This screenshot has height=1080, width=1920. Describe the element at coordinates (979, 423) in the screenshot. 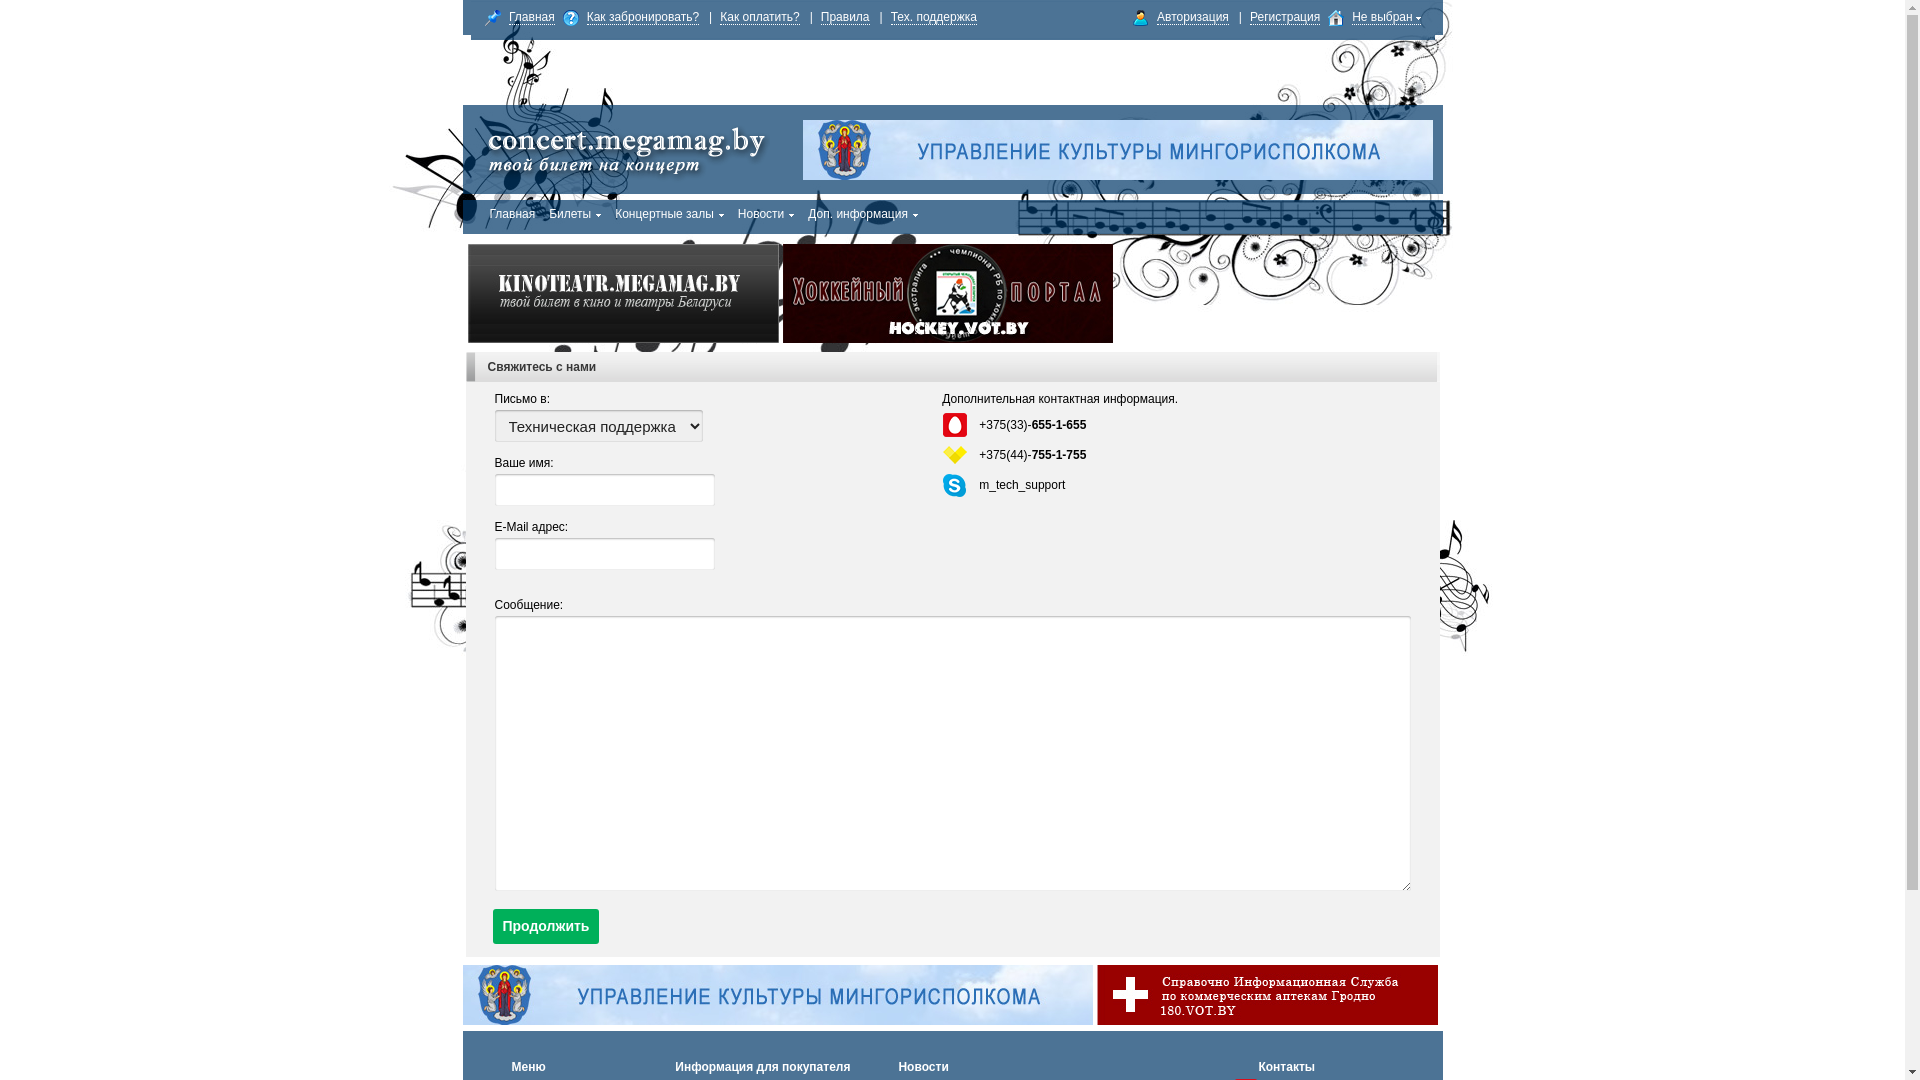

I see `'+375(33)-655-1-655'` at that location.